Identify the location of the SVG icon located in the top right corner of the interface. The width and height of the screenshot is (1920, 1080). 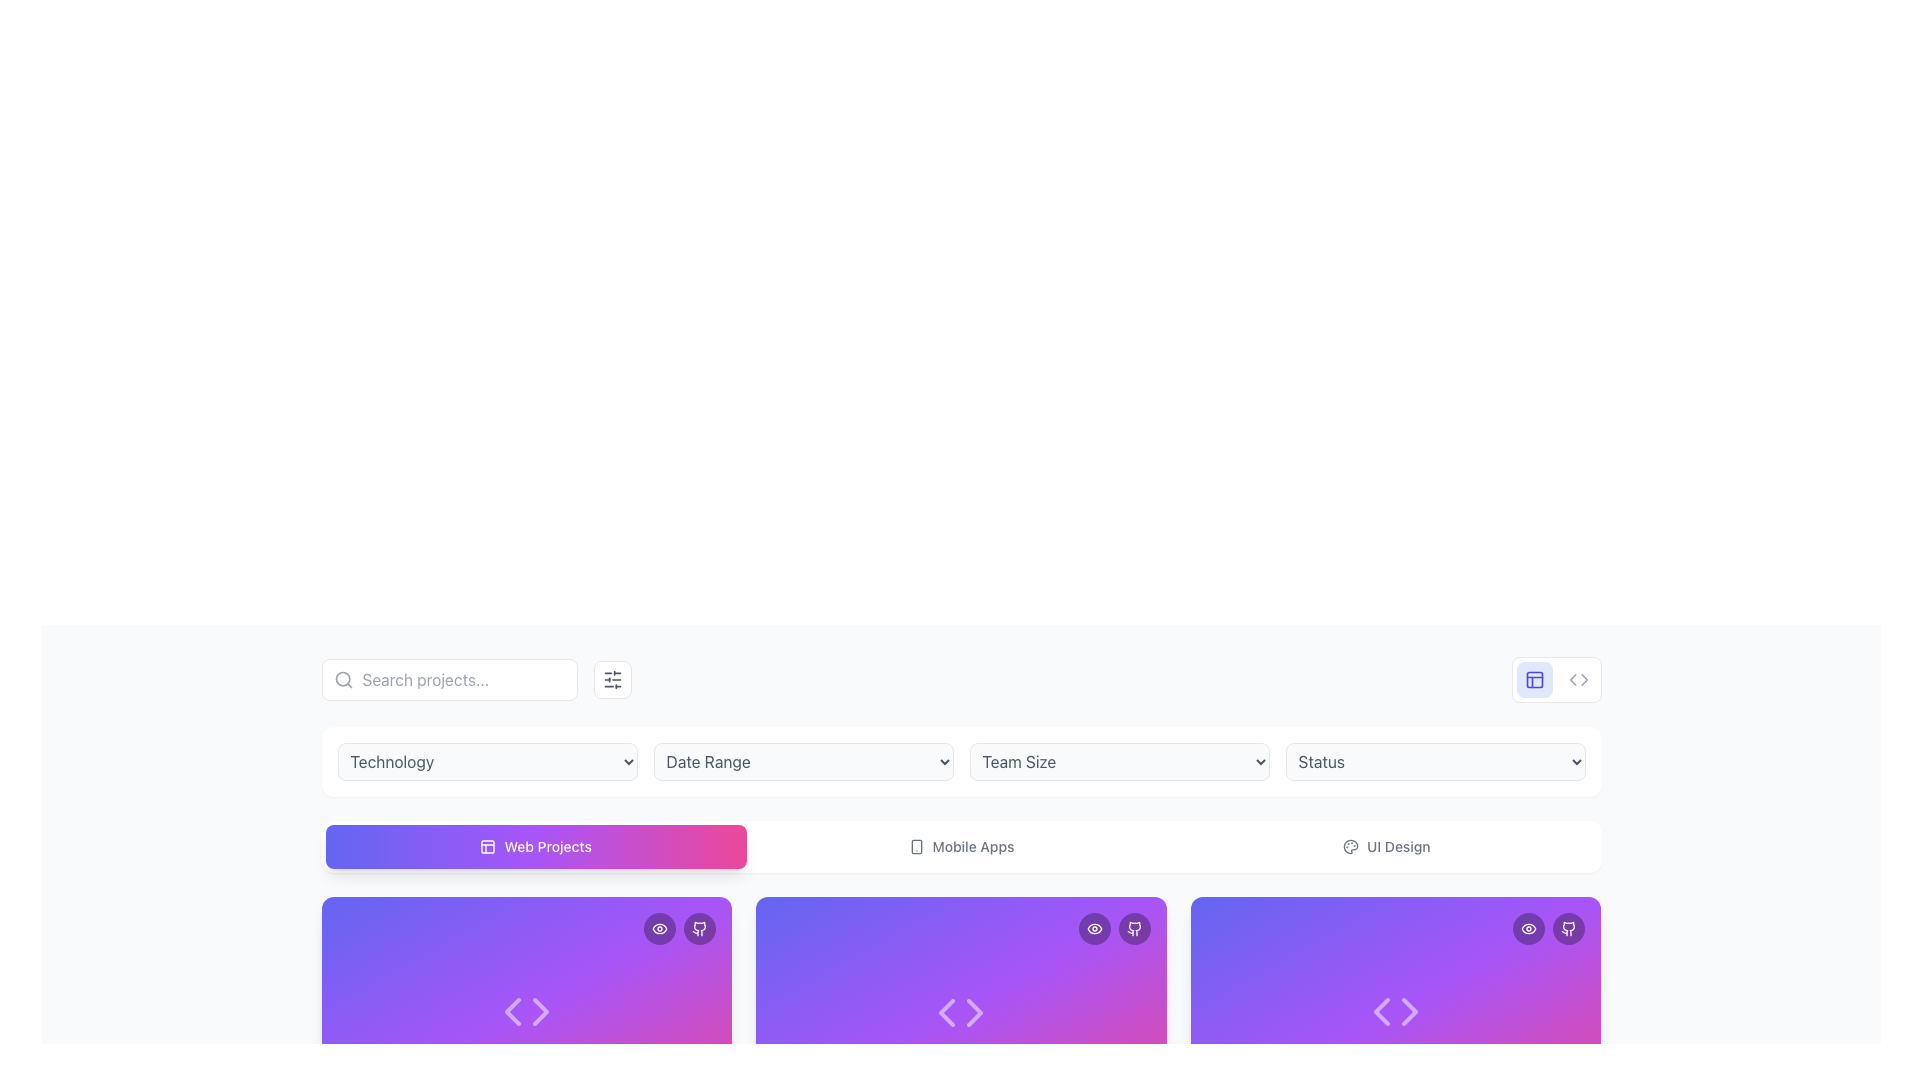
(1533, 678).